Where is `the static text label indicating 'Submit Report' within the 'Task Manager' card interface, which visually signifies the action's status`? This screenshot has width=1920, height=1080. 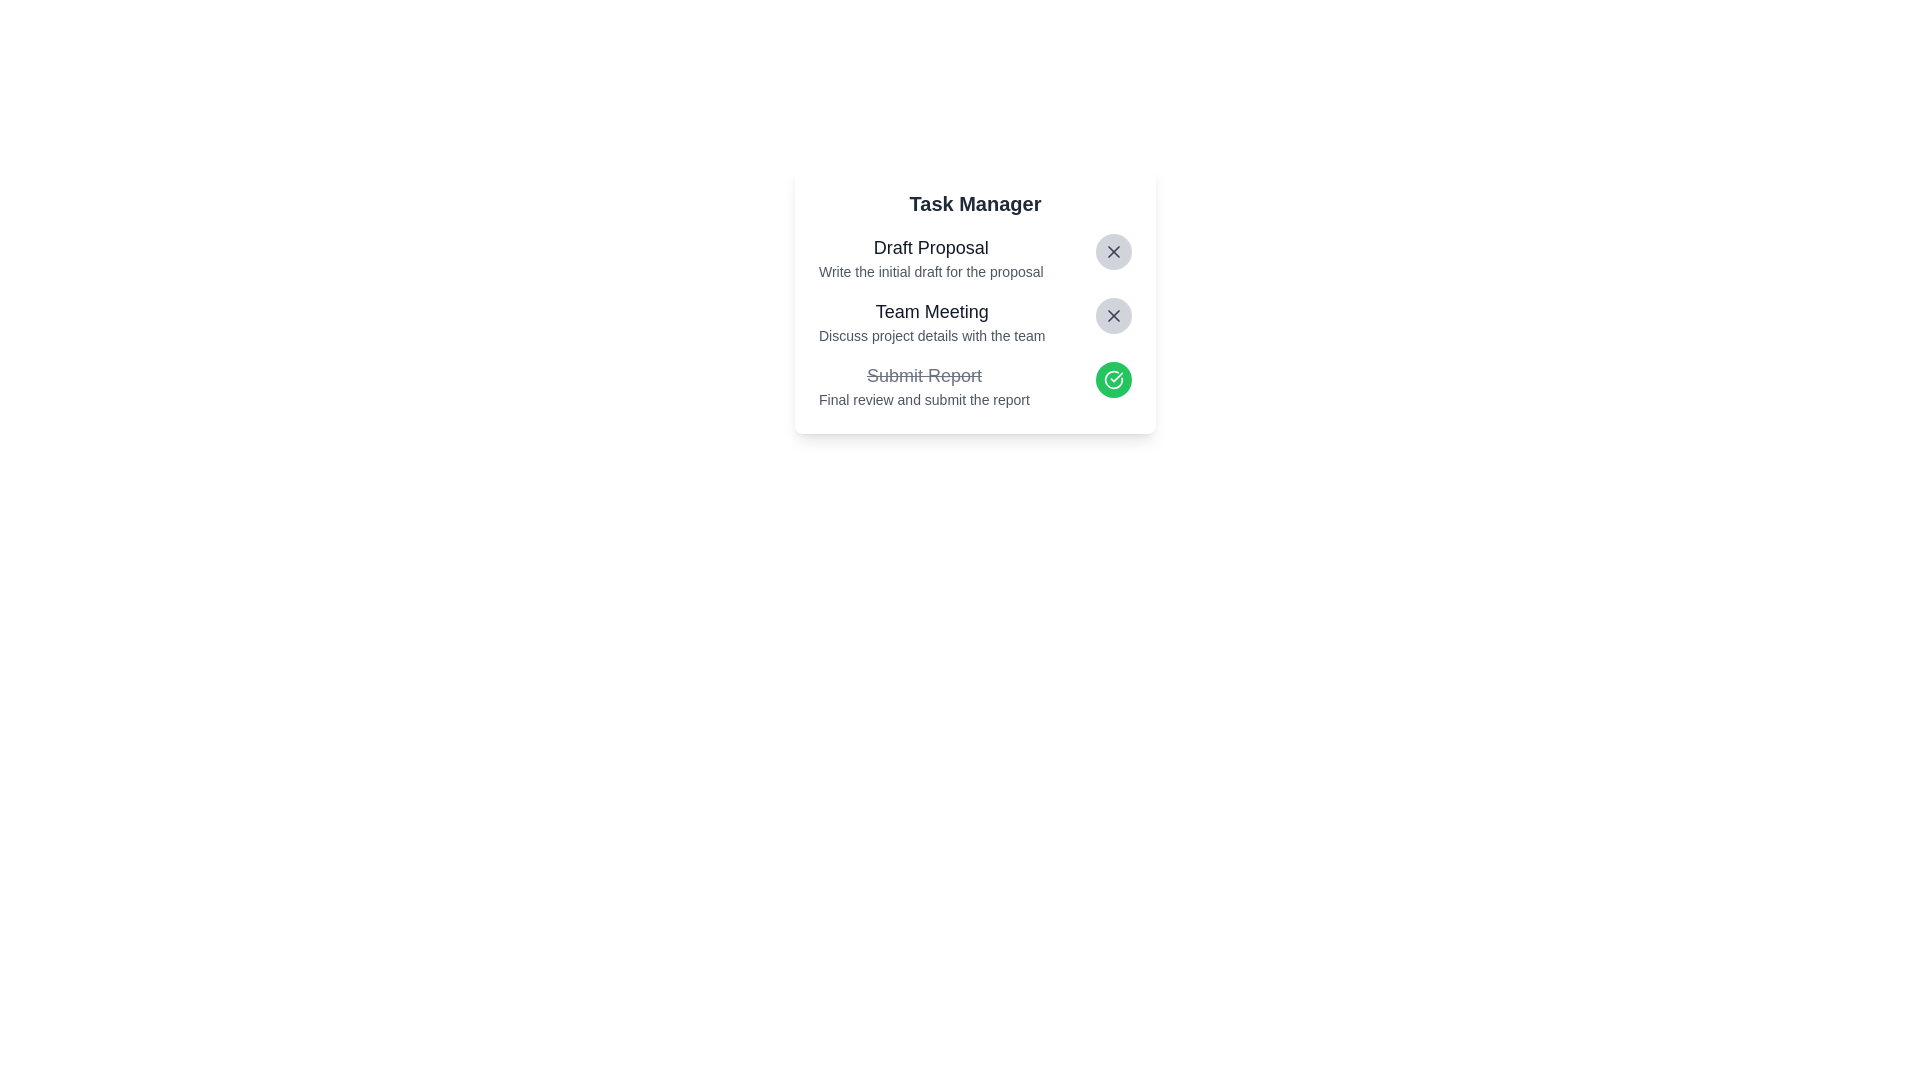 the static text label indicating 'Submit Report' within the 'Task Manager' card interface, which visually signifies the action's status is located at coordinates (923, 375).